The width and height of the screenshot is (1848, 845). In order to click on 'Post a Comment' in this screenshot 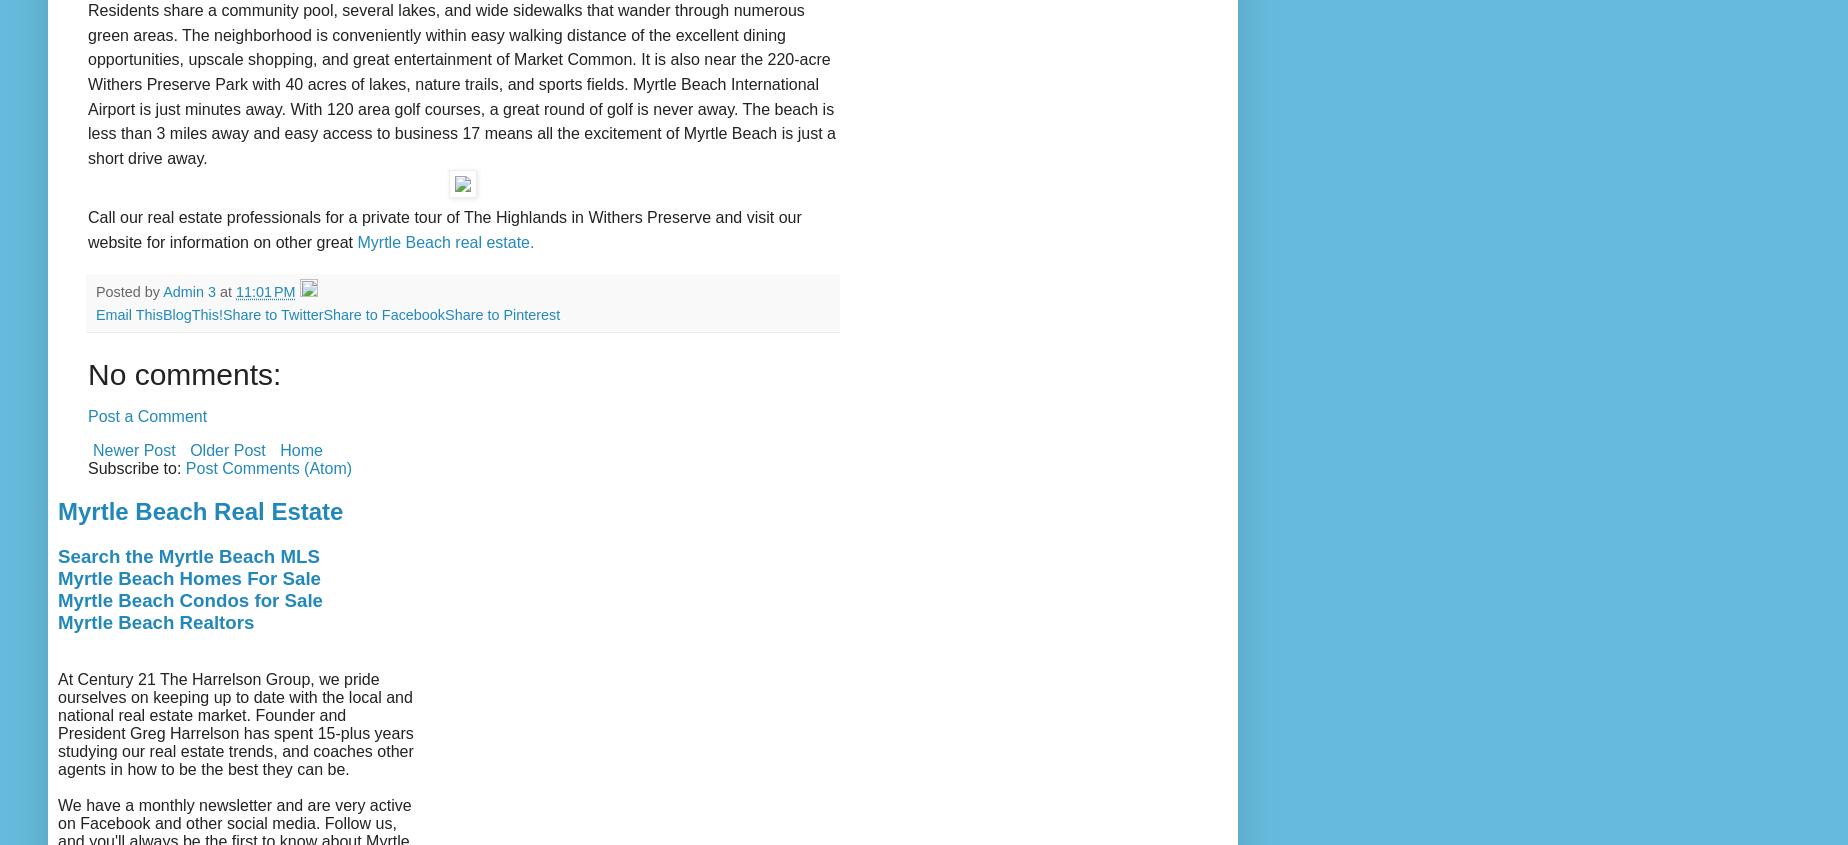, I will do `click(87, 415)`.